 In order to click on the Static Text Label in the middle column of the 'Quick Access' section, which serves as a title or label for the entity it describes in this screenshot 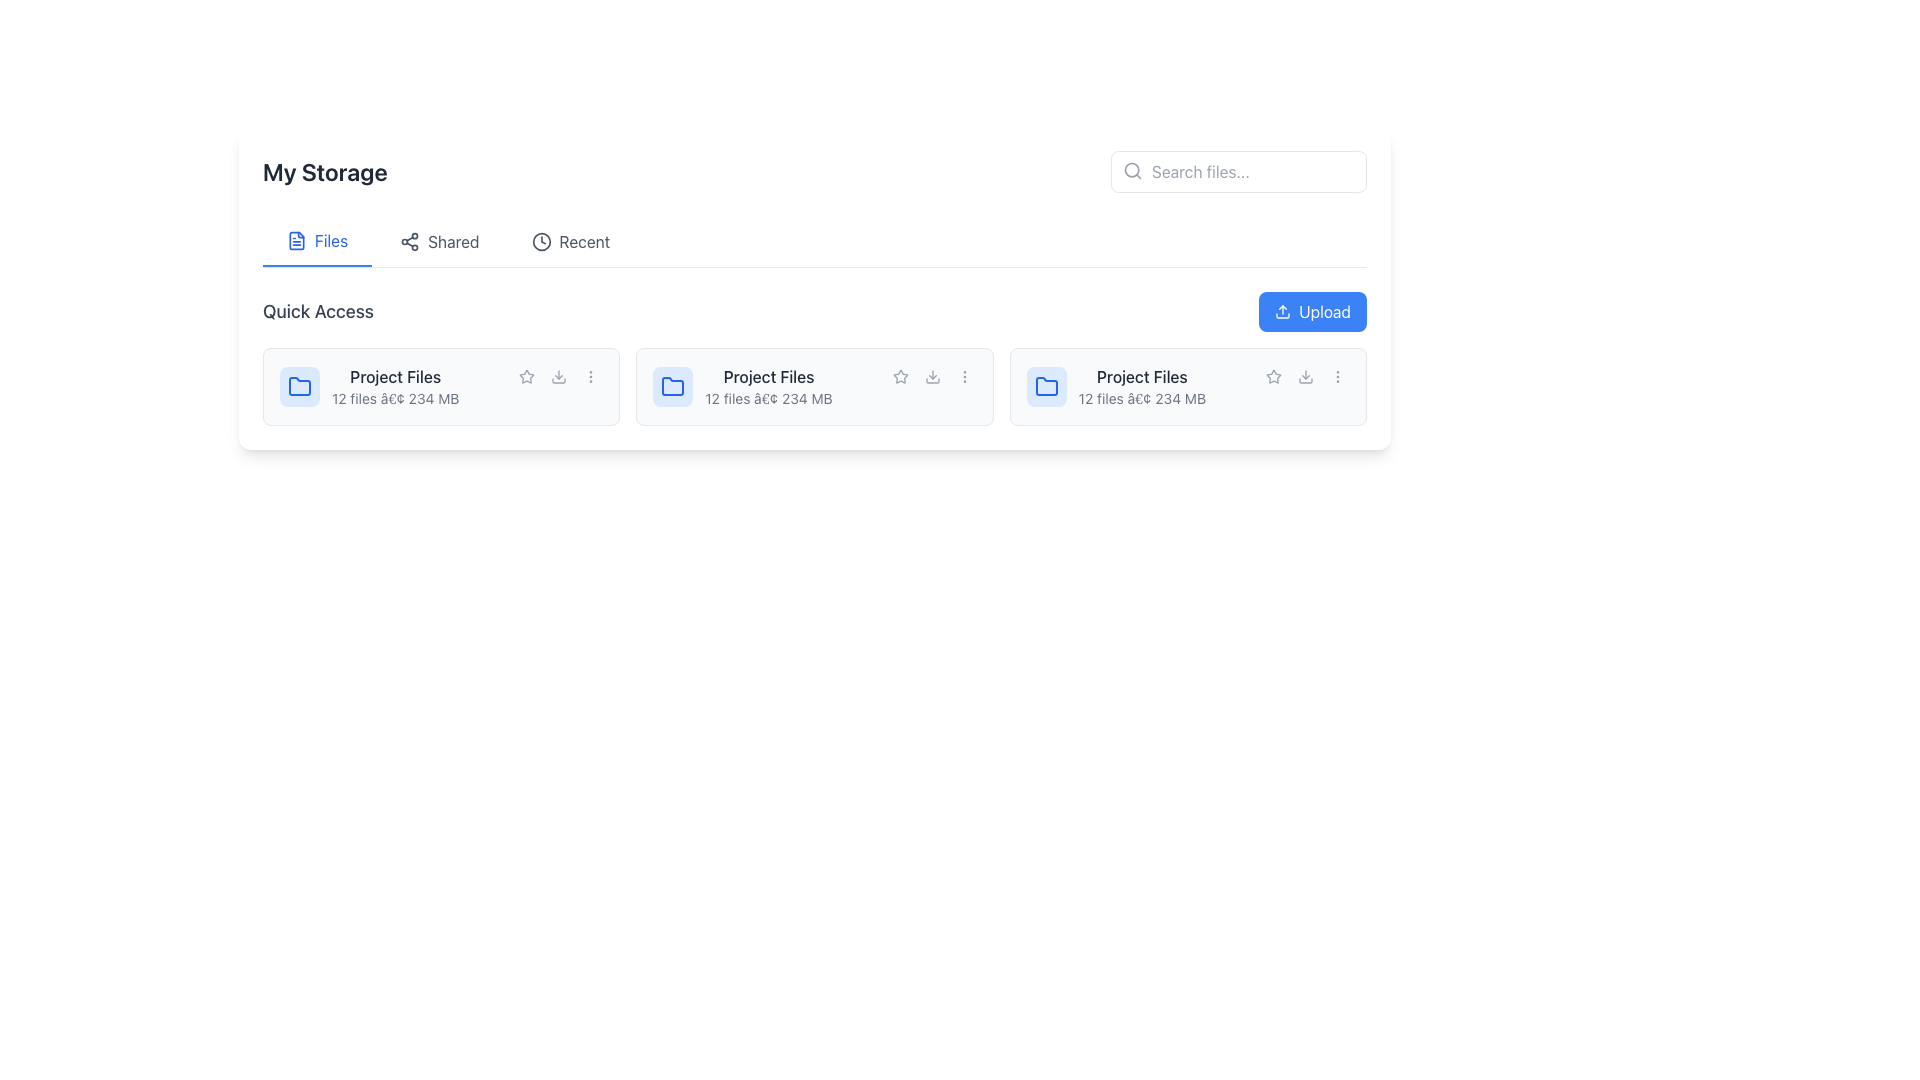, I will do `click(767, 377)`.